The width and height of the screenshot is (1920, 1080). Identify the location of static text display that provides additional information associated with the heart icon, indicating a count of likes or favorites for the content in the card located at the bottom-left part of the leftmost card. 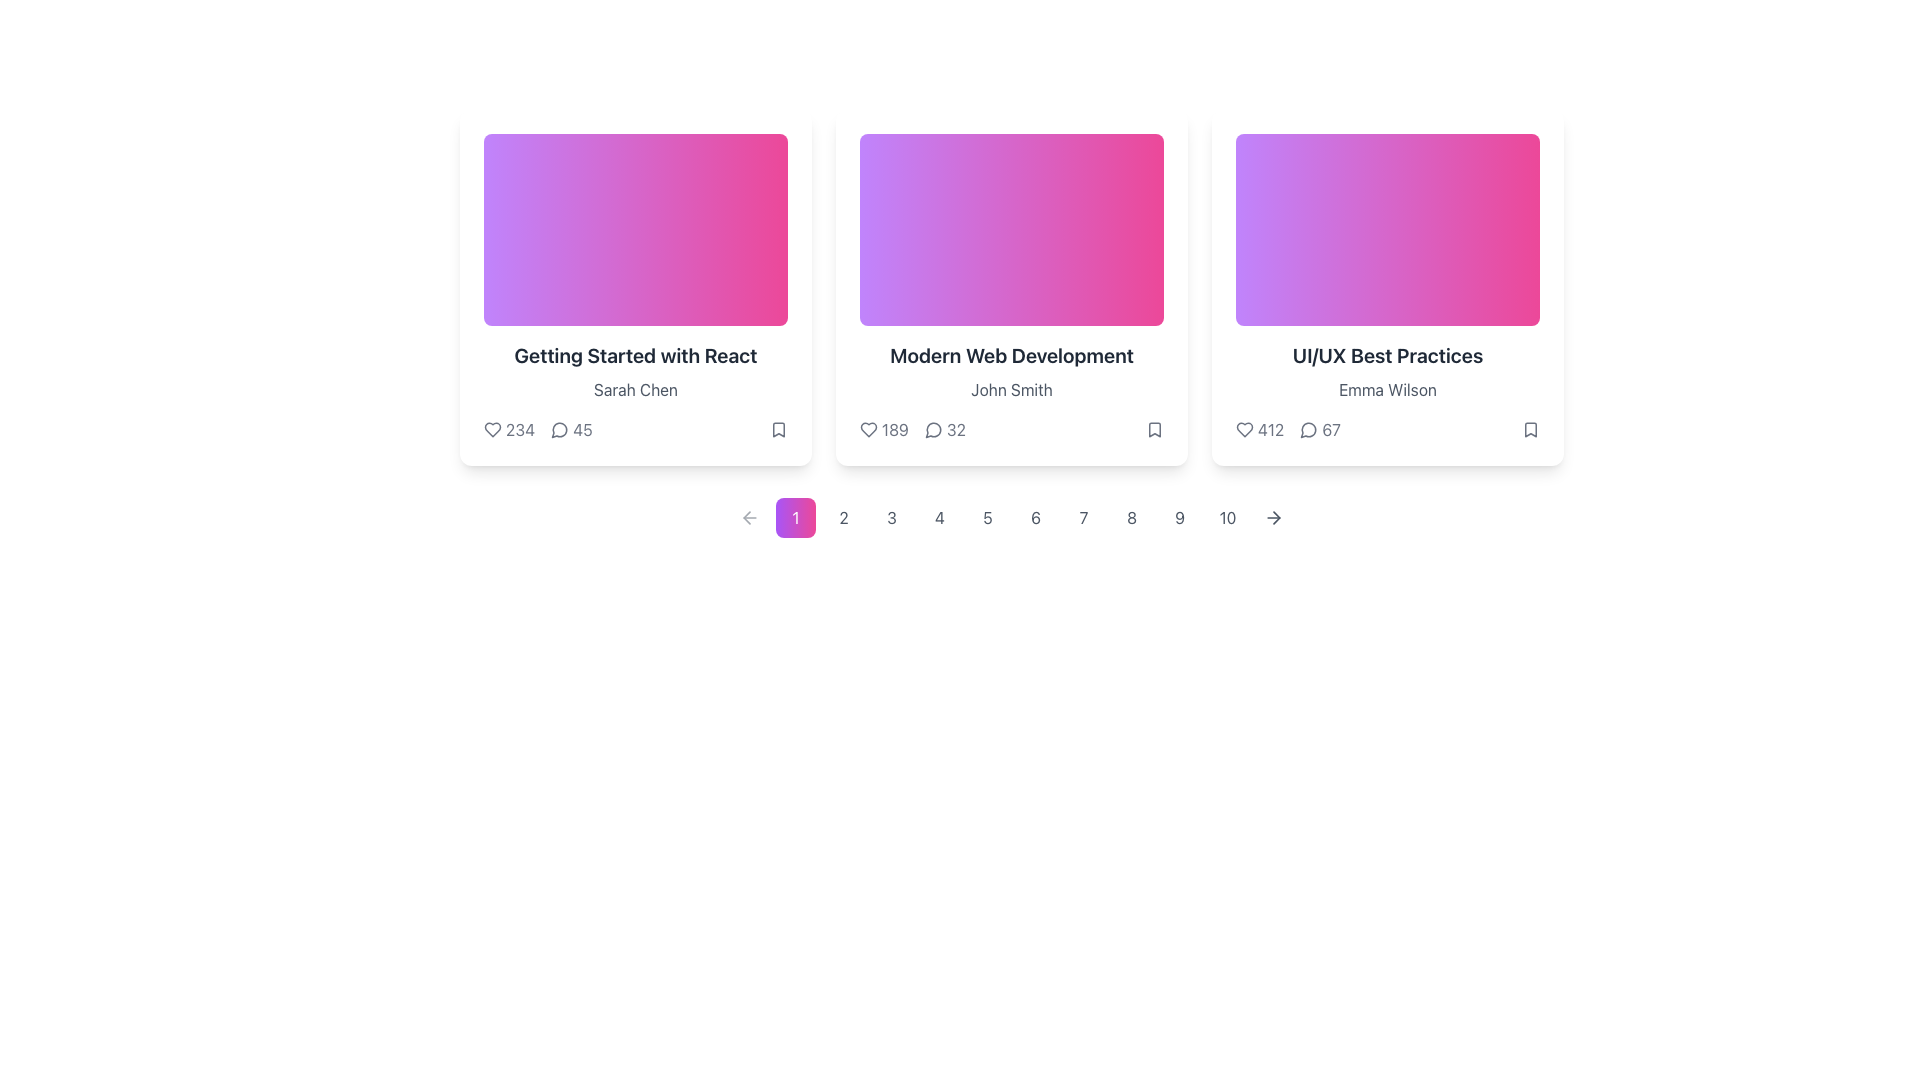
(520, 428).